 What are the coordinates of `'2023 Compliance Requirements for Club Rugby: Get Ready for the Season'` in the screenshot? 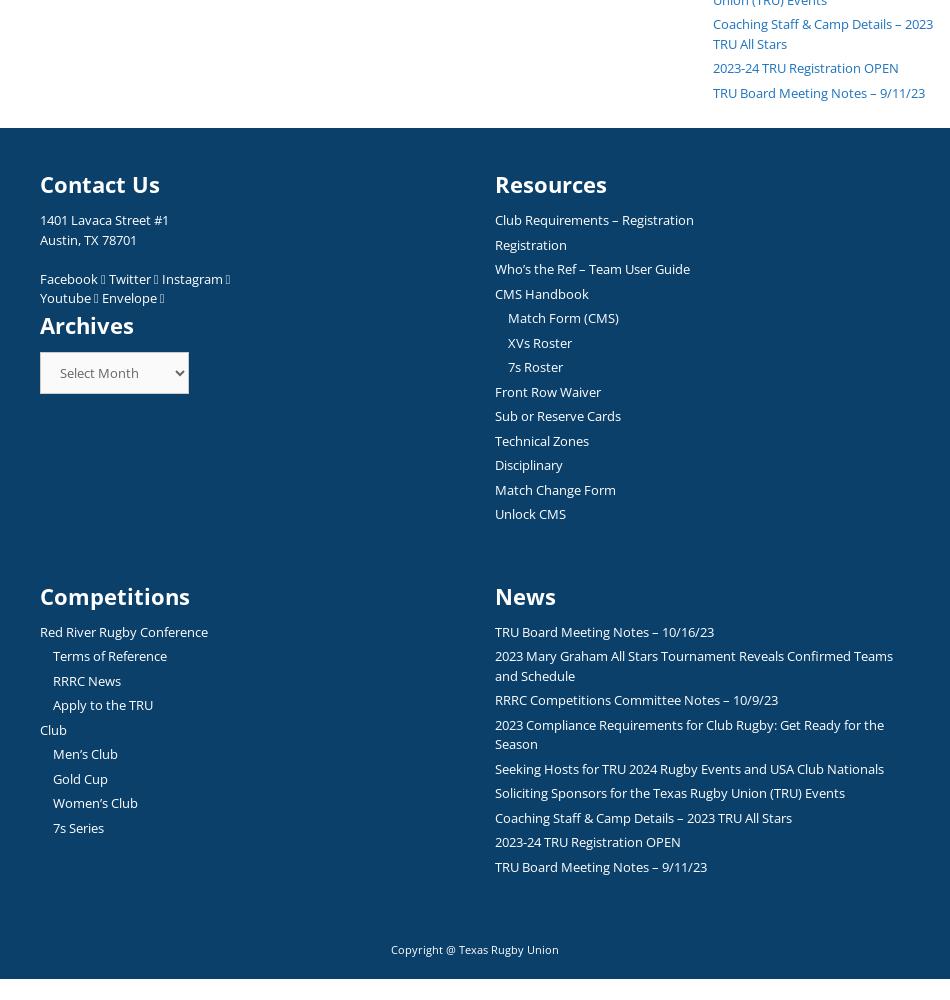 It's located at (689, 733).